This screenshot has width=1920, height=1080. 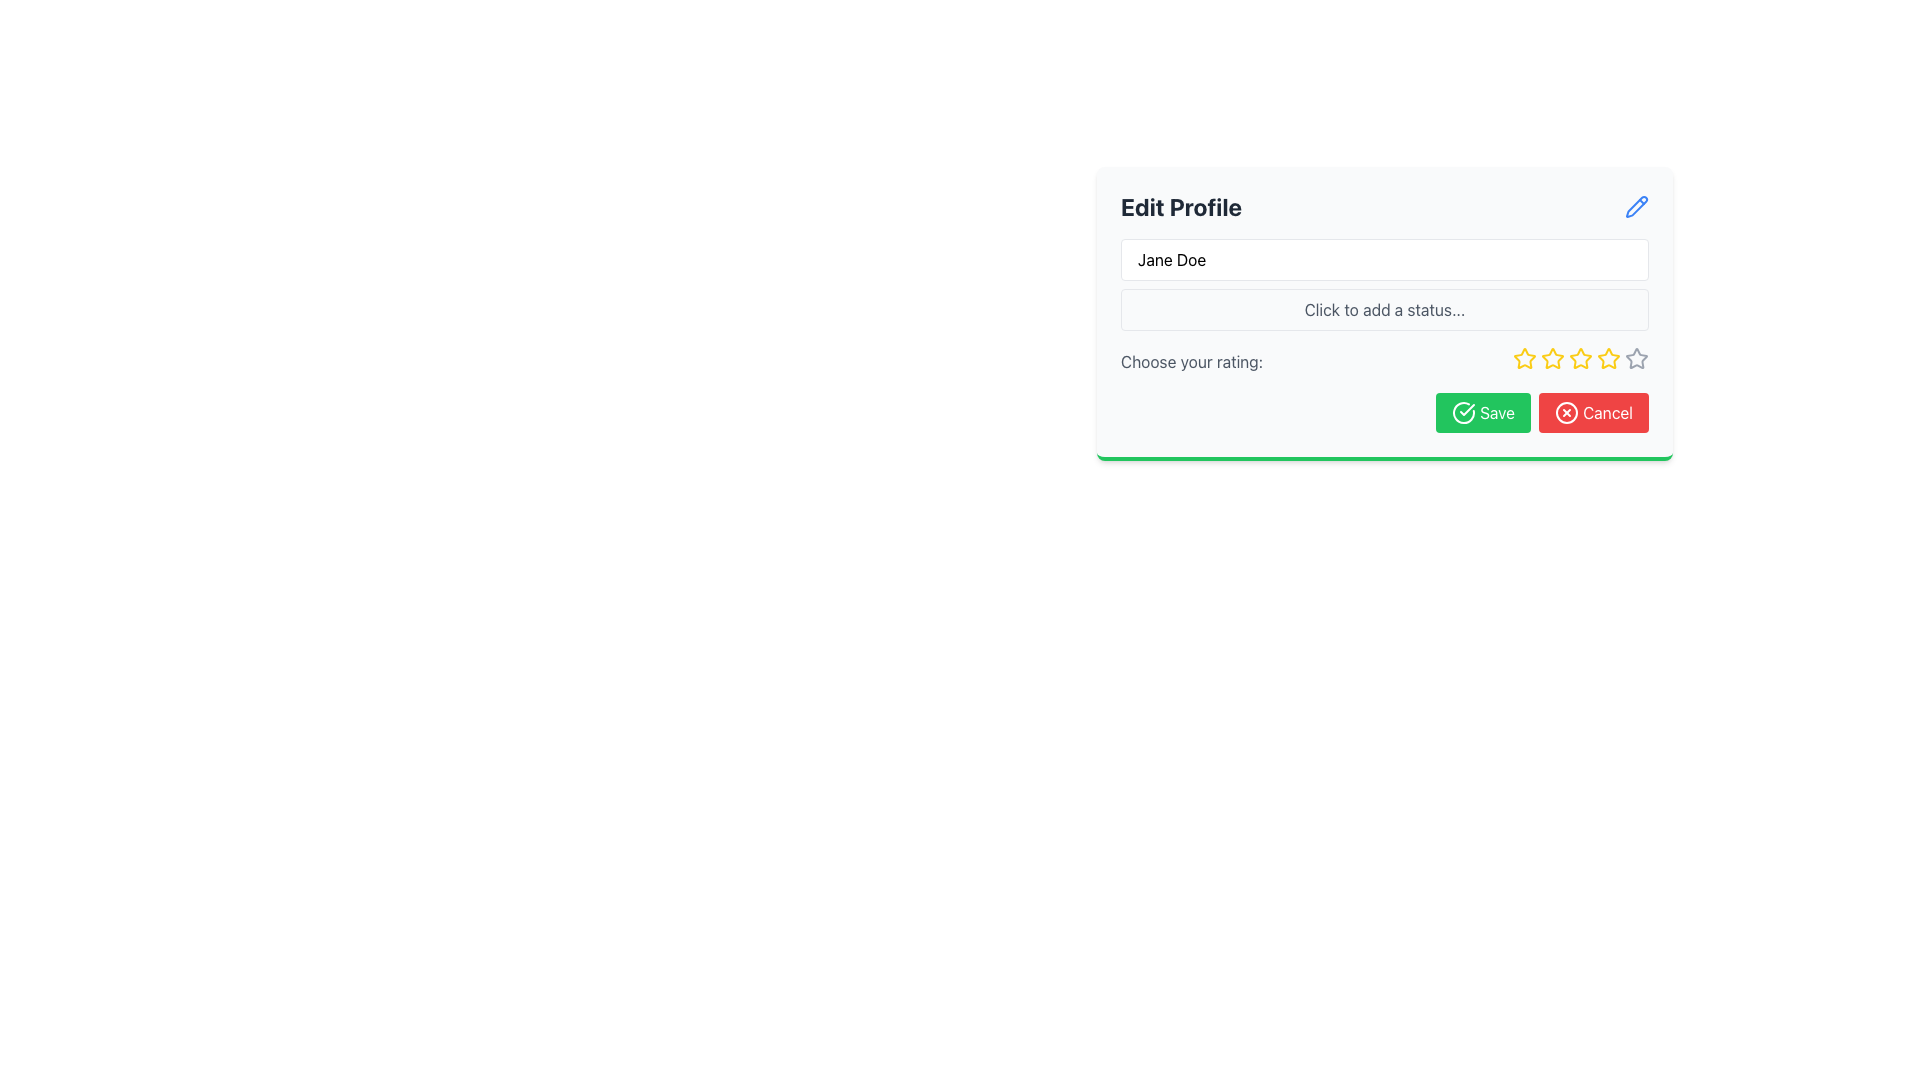 What do you see at coordinates (1579, 362) in the screenshot?
I see `the third yellow rating star in the 'Choose your rating' section` at bounding box center [1579, 362].